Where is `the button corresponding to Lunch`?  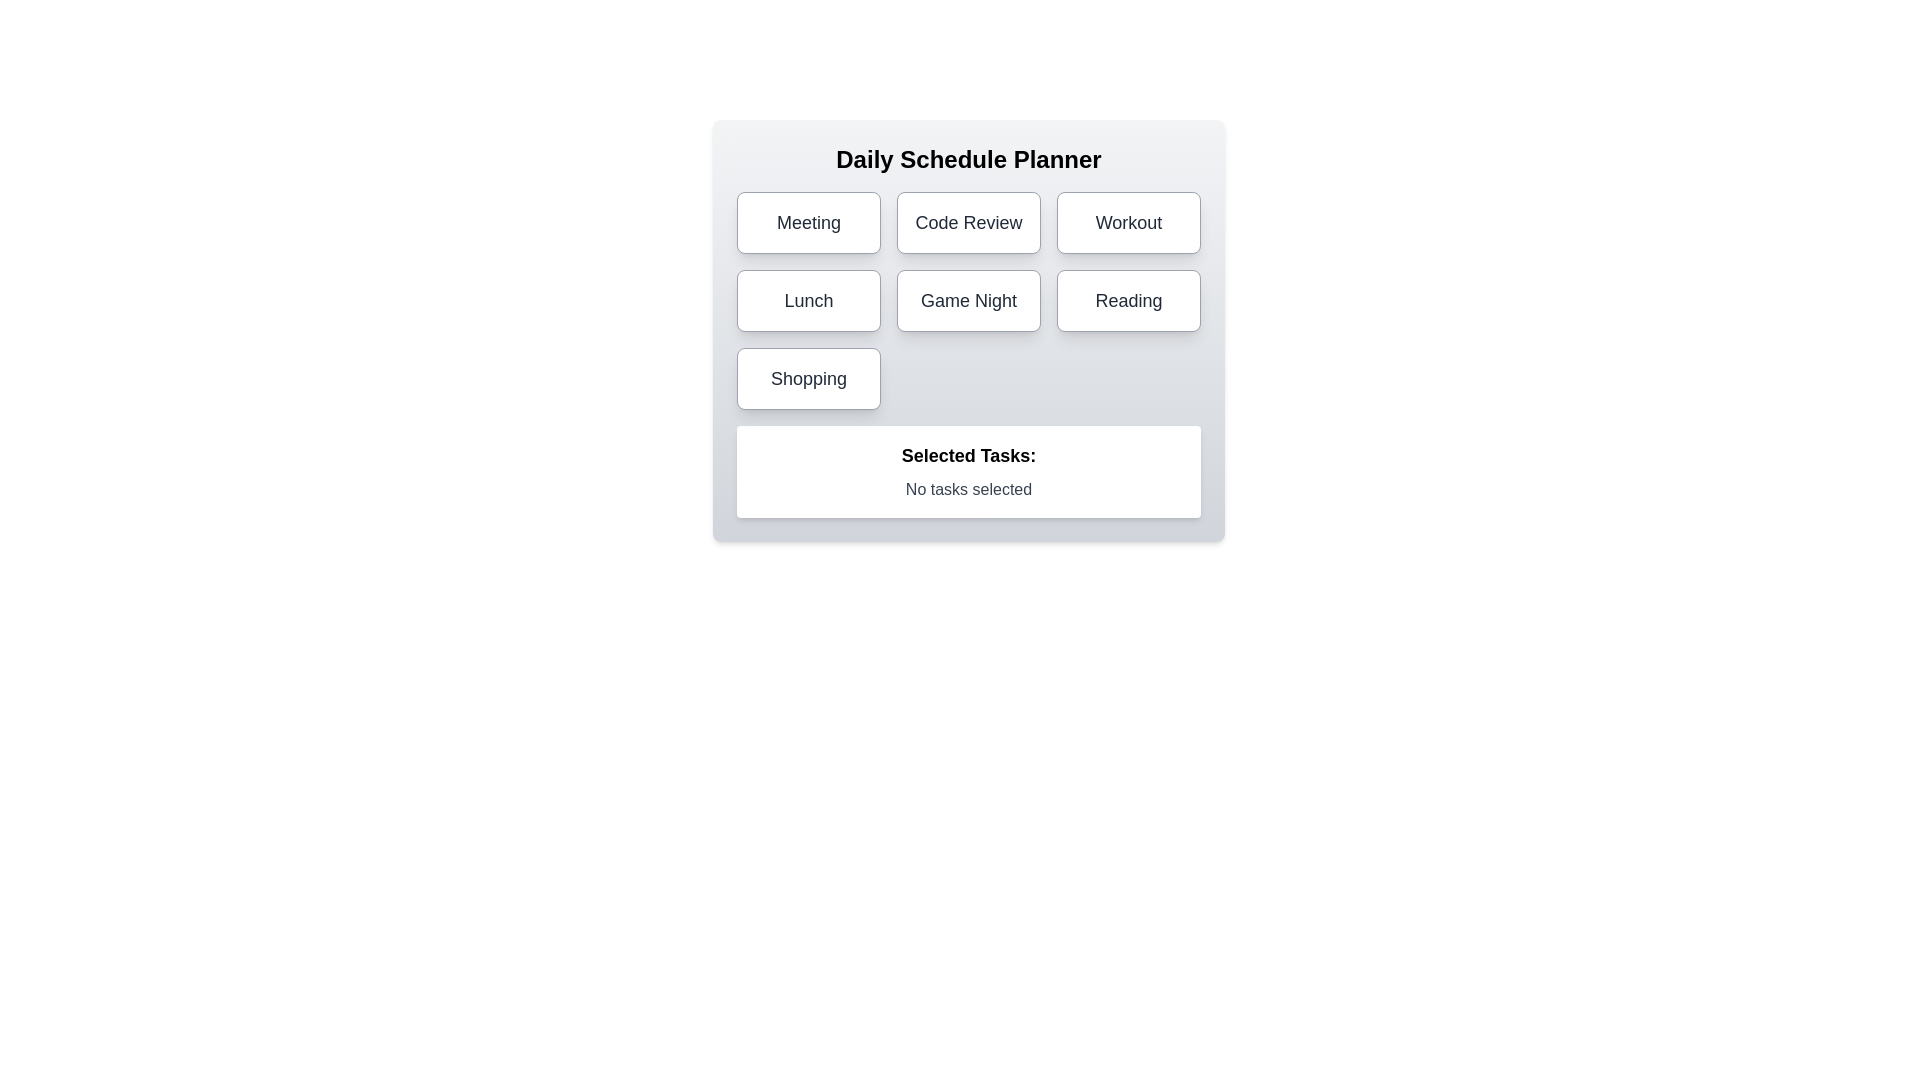 the button corresponding to Lunch is located at coordinates (809, 300).